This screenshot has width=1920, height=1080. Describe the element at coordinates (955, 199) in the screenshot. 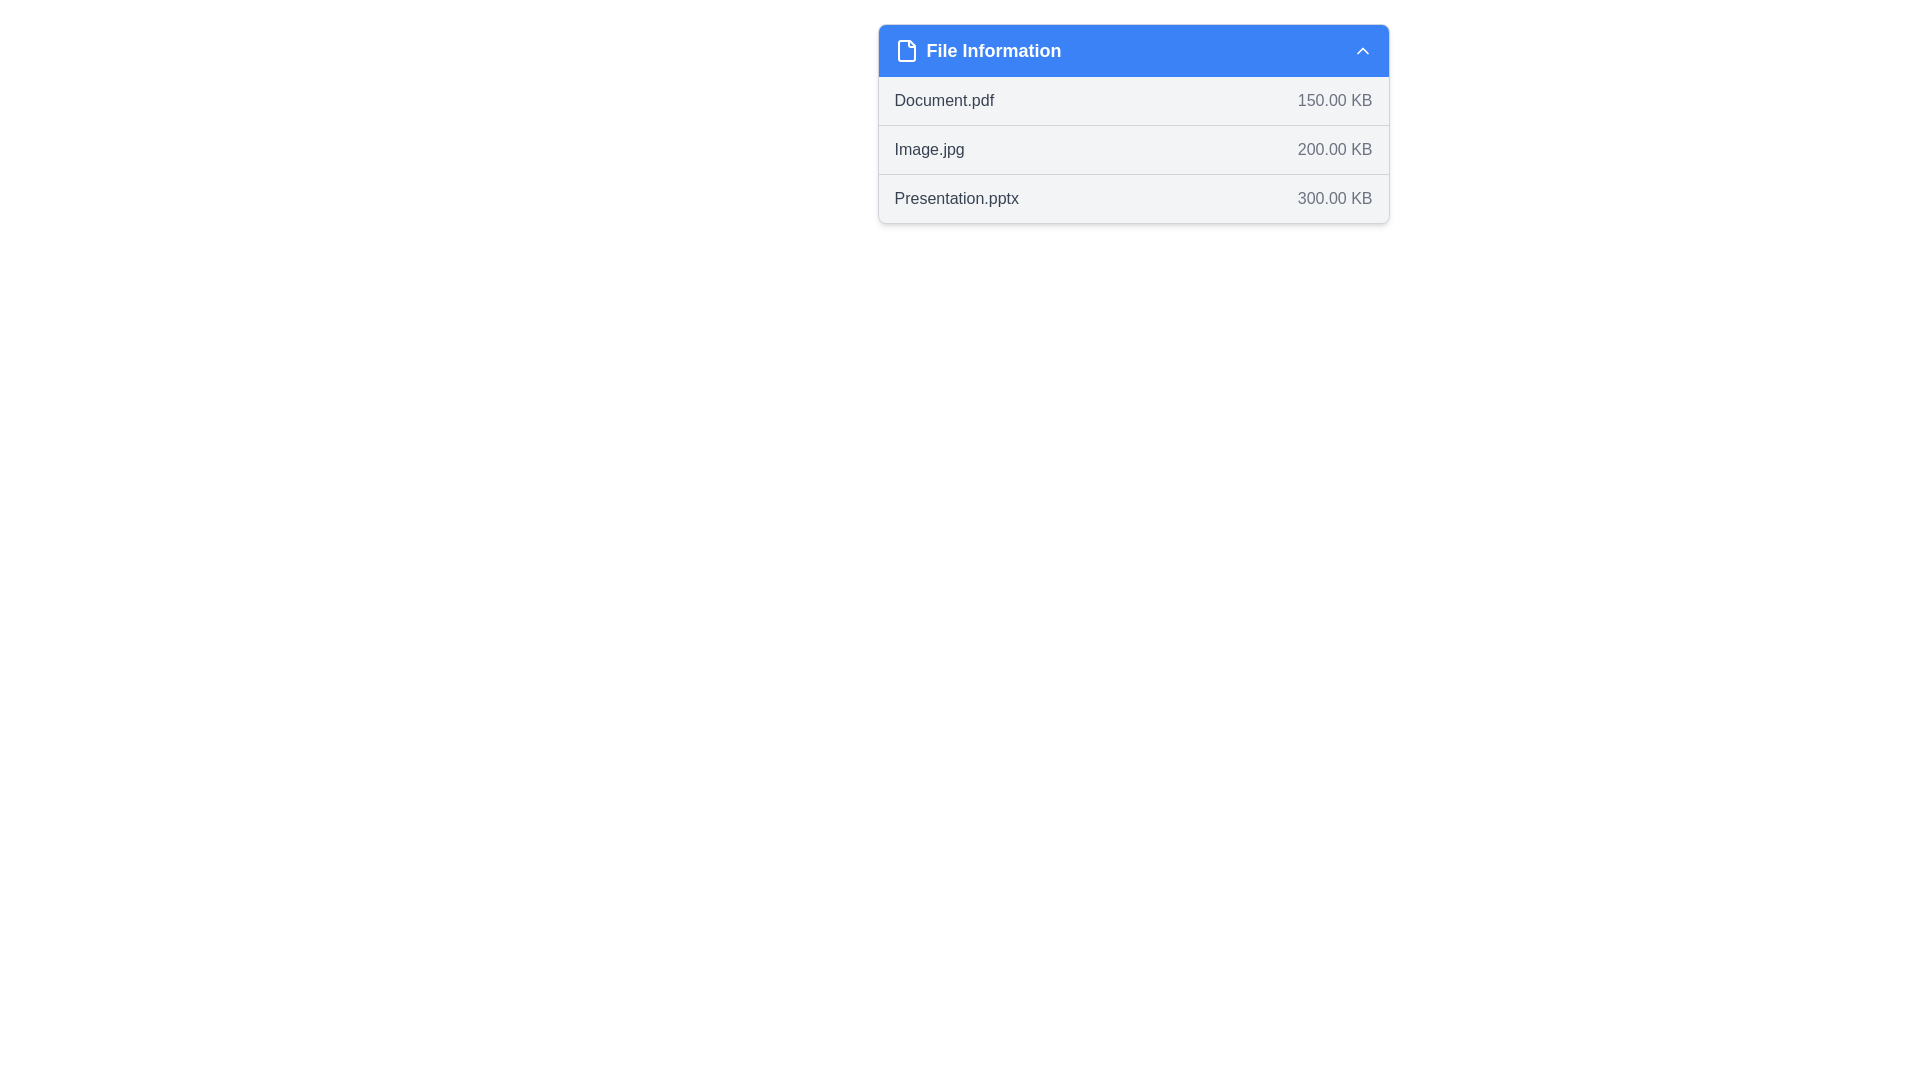

I see `the interactive text label displaying 'Presentation.pptx' located in the third row of the list under 'File Information'` at that location.